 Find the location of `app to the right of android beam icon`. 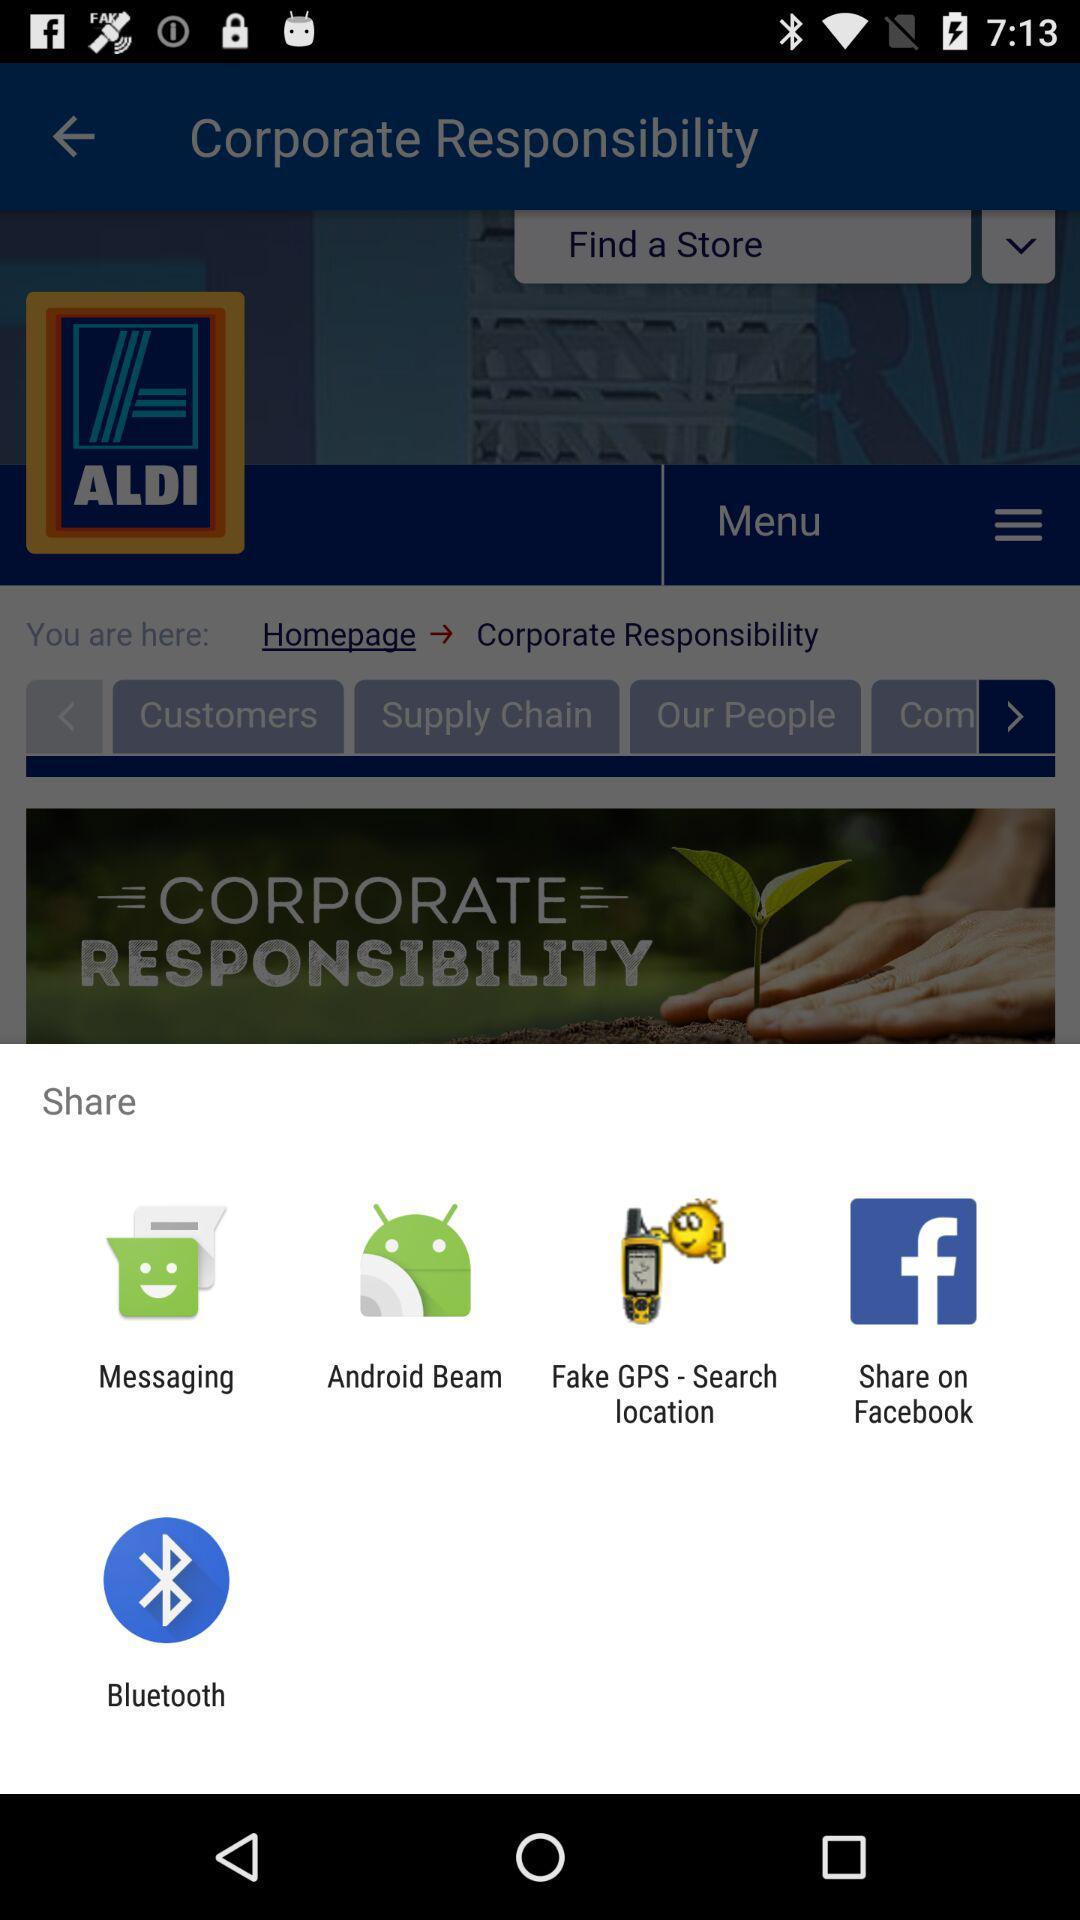

app to the right of android beam icon is located at coordinates (664, 1392).